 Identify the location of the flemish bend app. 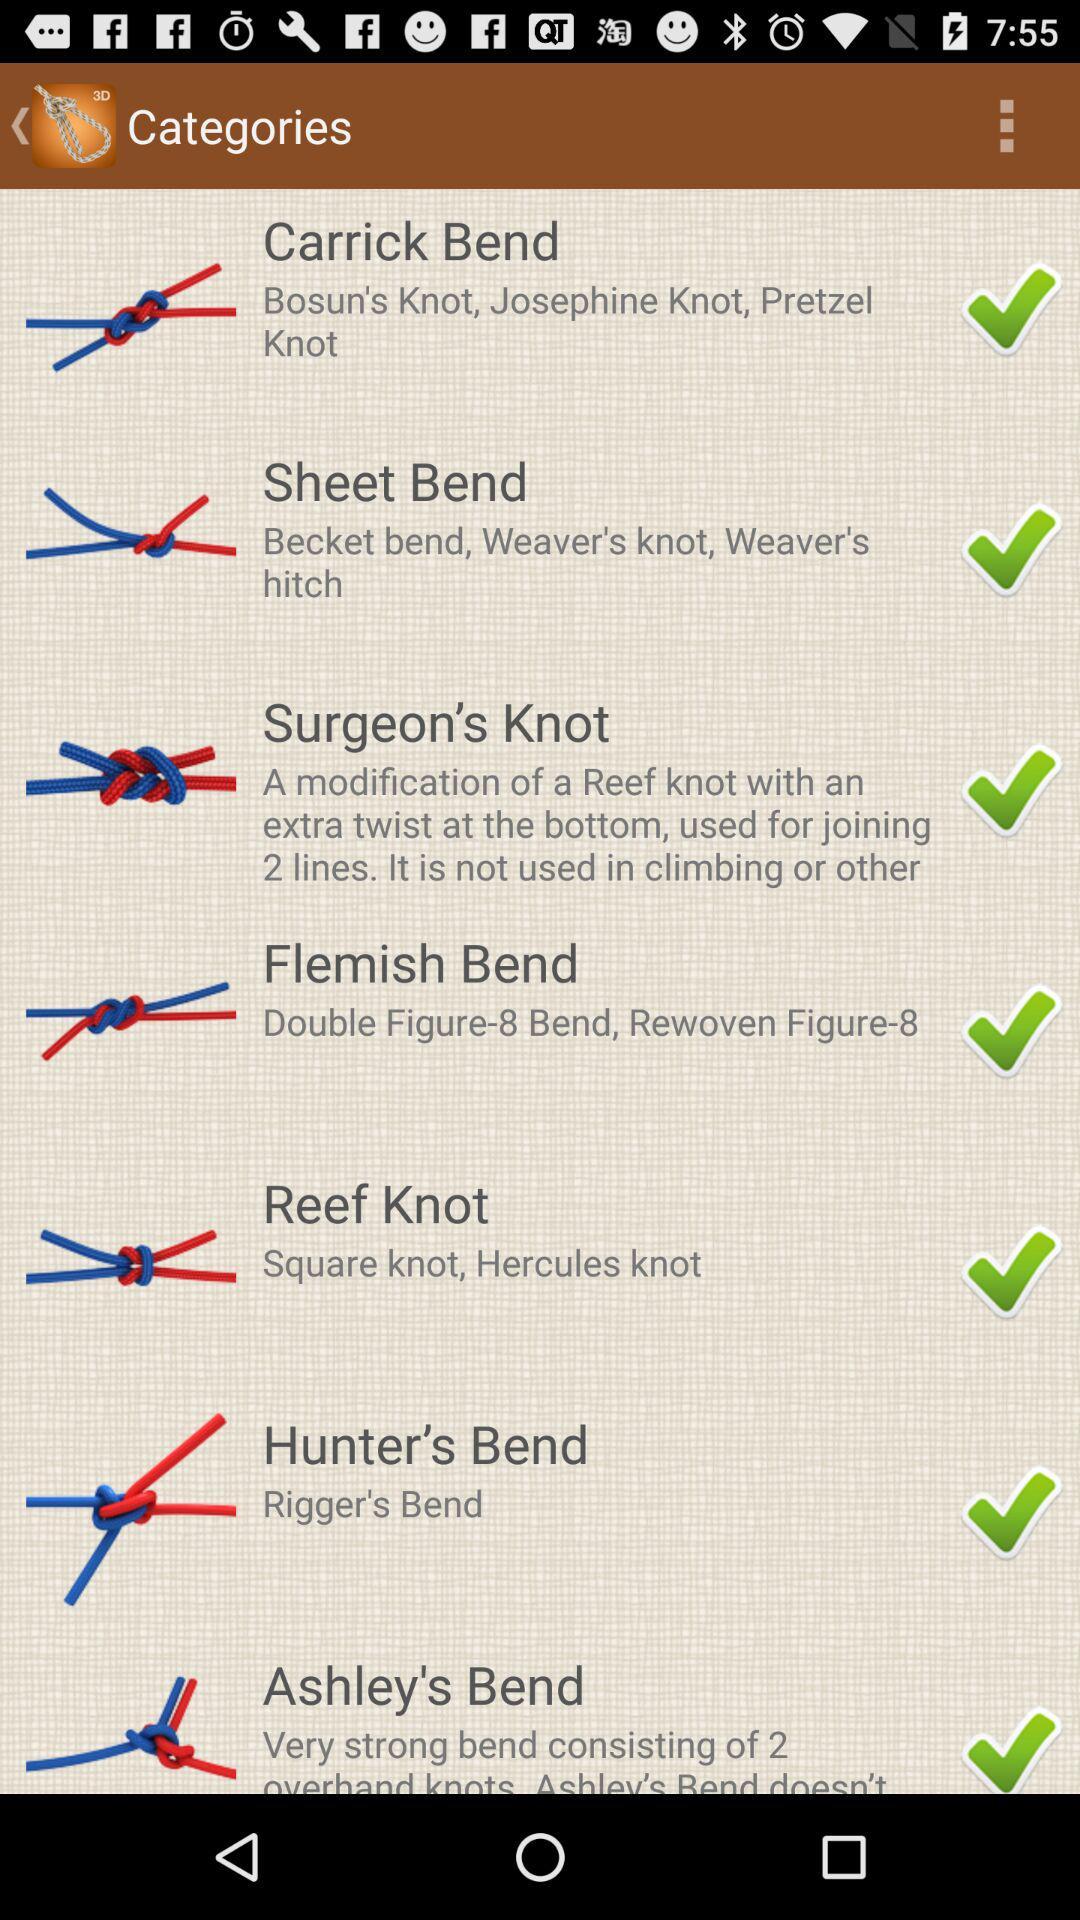
(604, 961).